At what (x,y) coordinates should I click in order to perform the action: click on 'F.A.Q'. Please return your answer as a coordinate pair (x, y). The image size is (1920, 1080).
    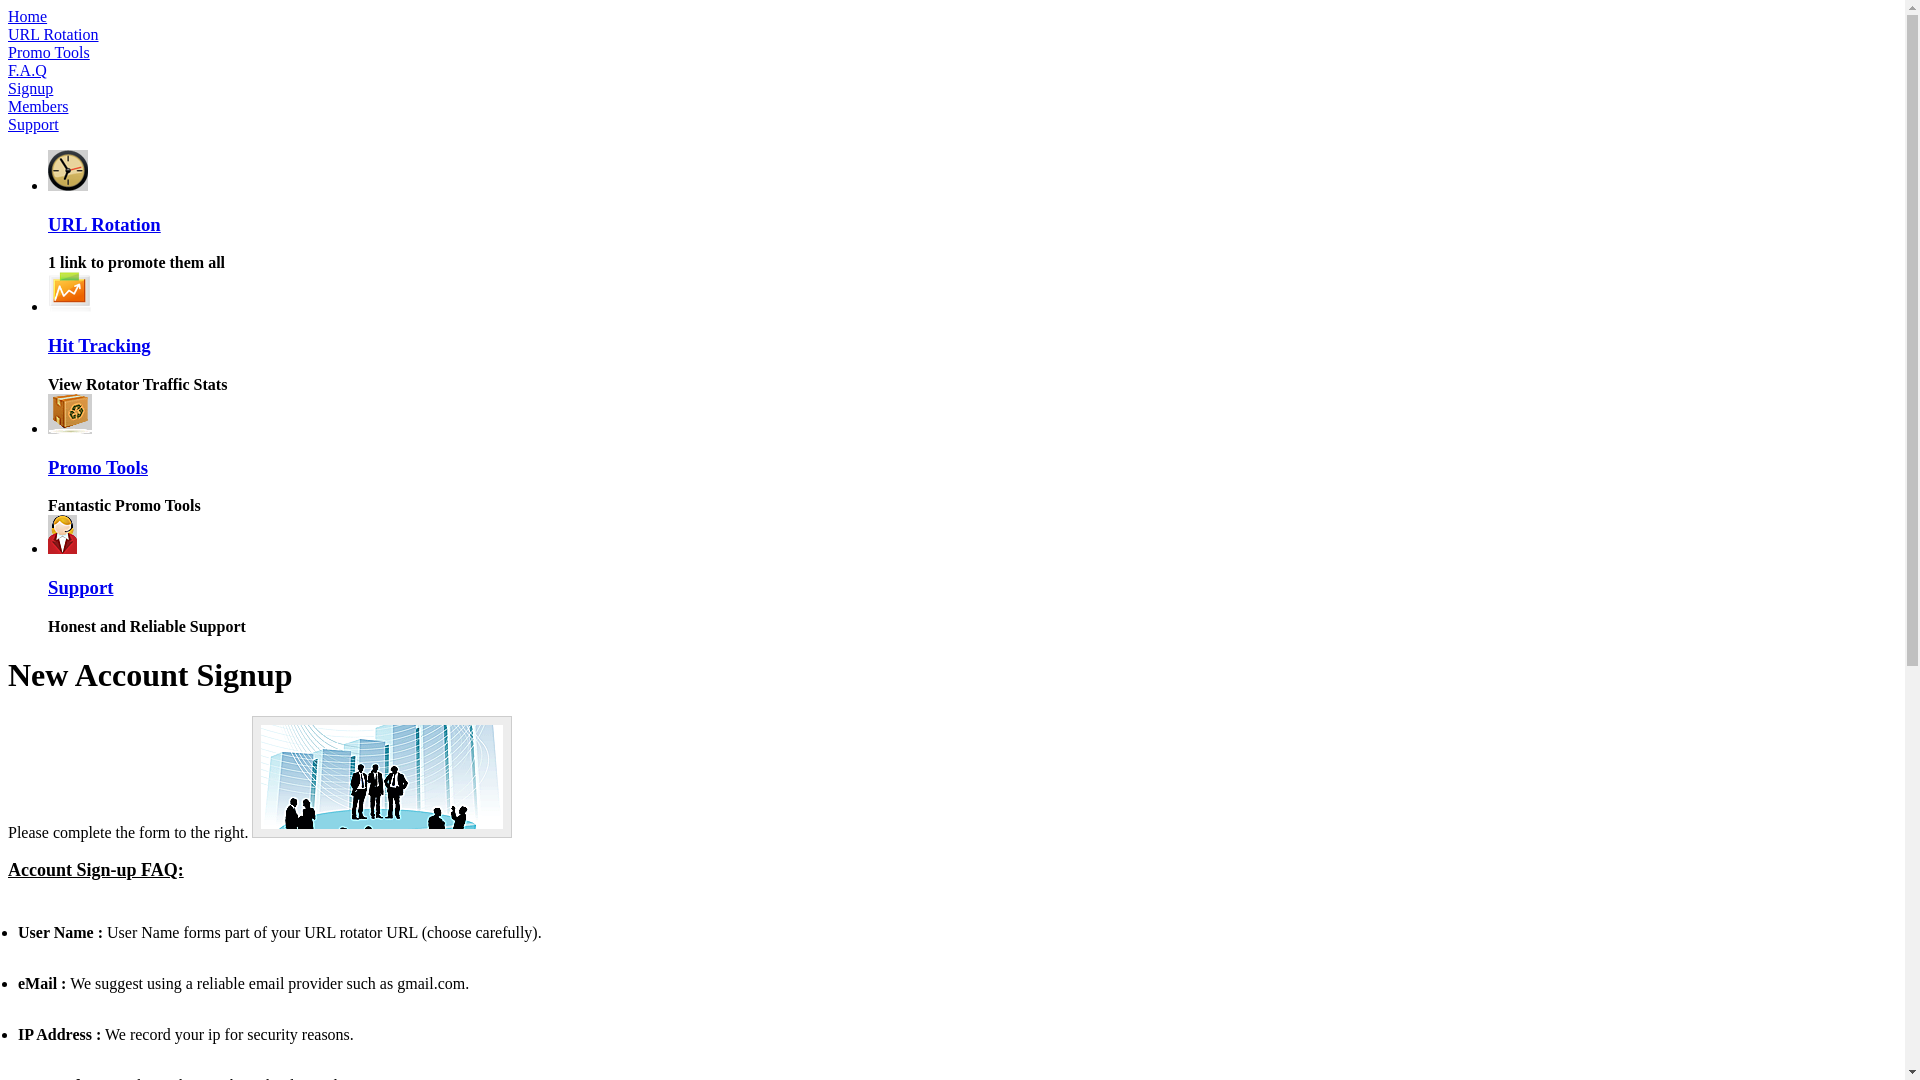
    Looking at the image, I should click on (27, 69).